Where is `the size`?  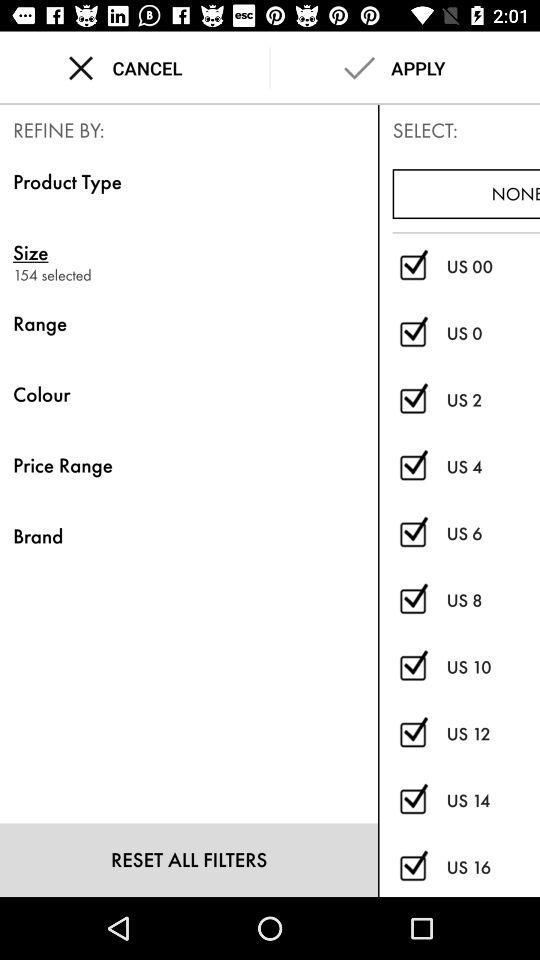
the size is located at coordinates (412, 667).